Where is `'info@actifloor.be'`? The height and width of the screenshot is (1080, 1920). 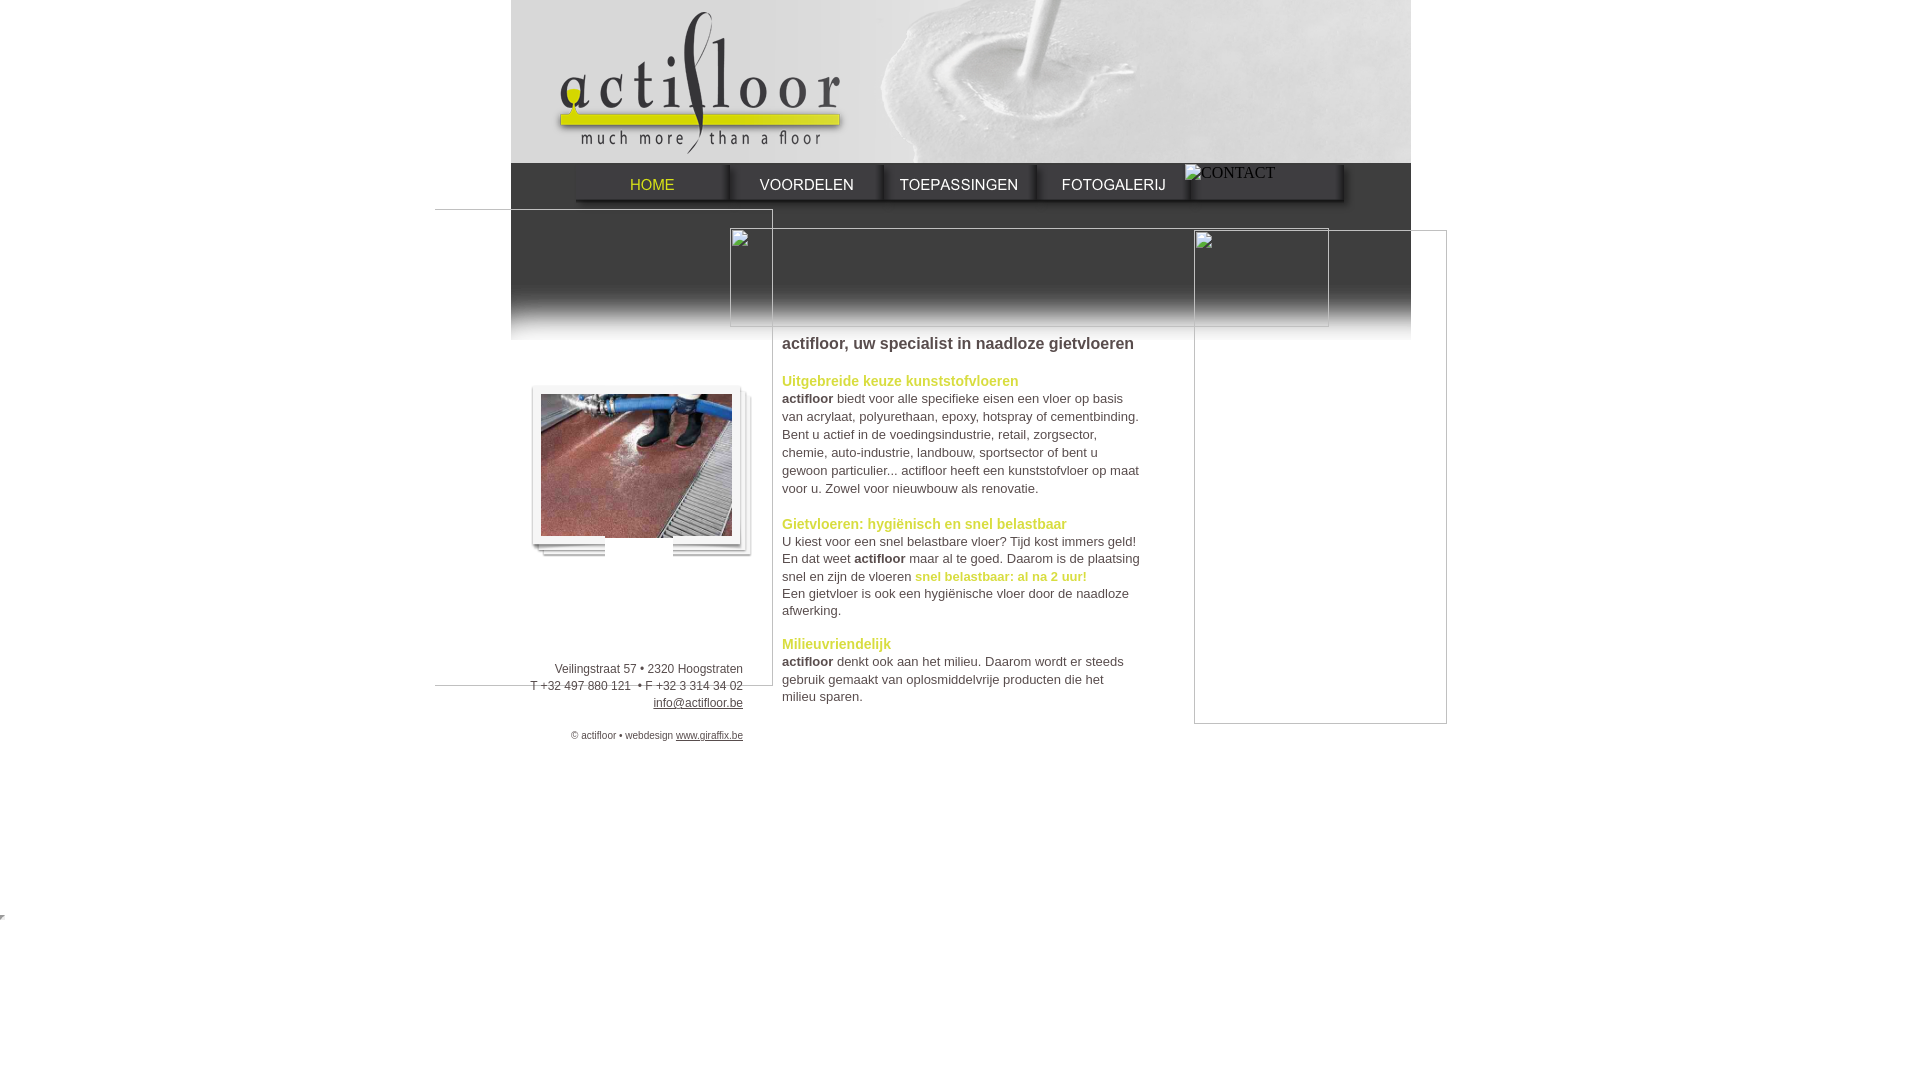
'info@actifloor.be' is located at coordinates (697, 701).